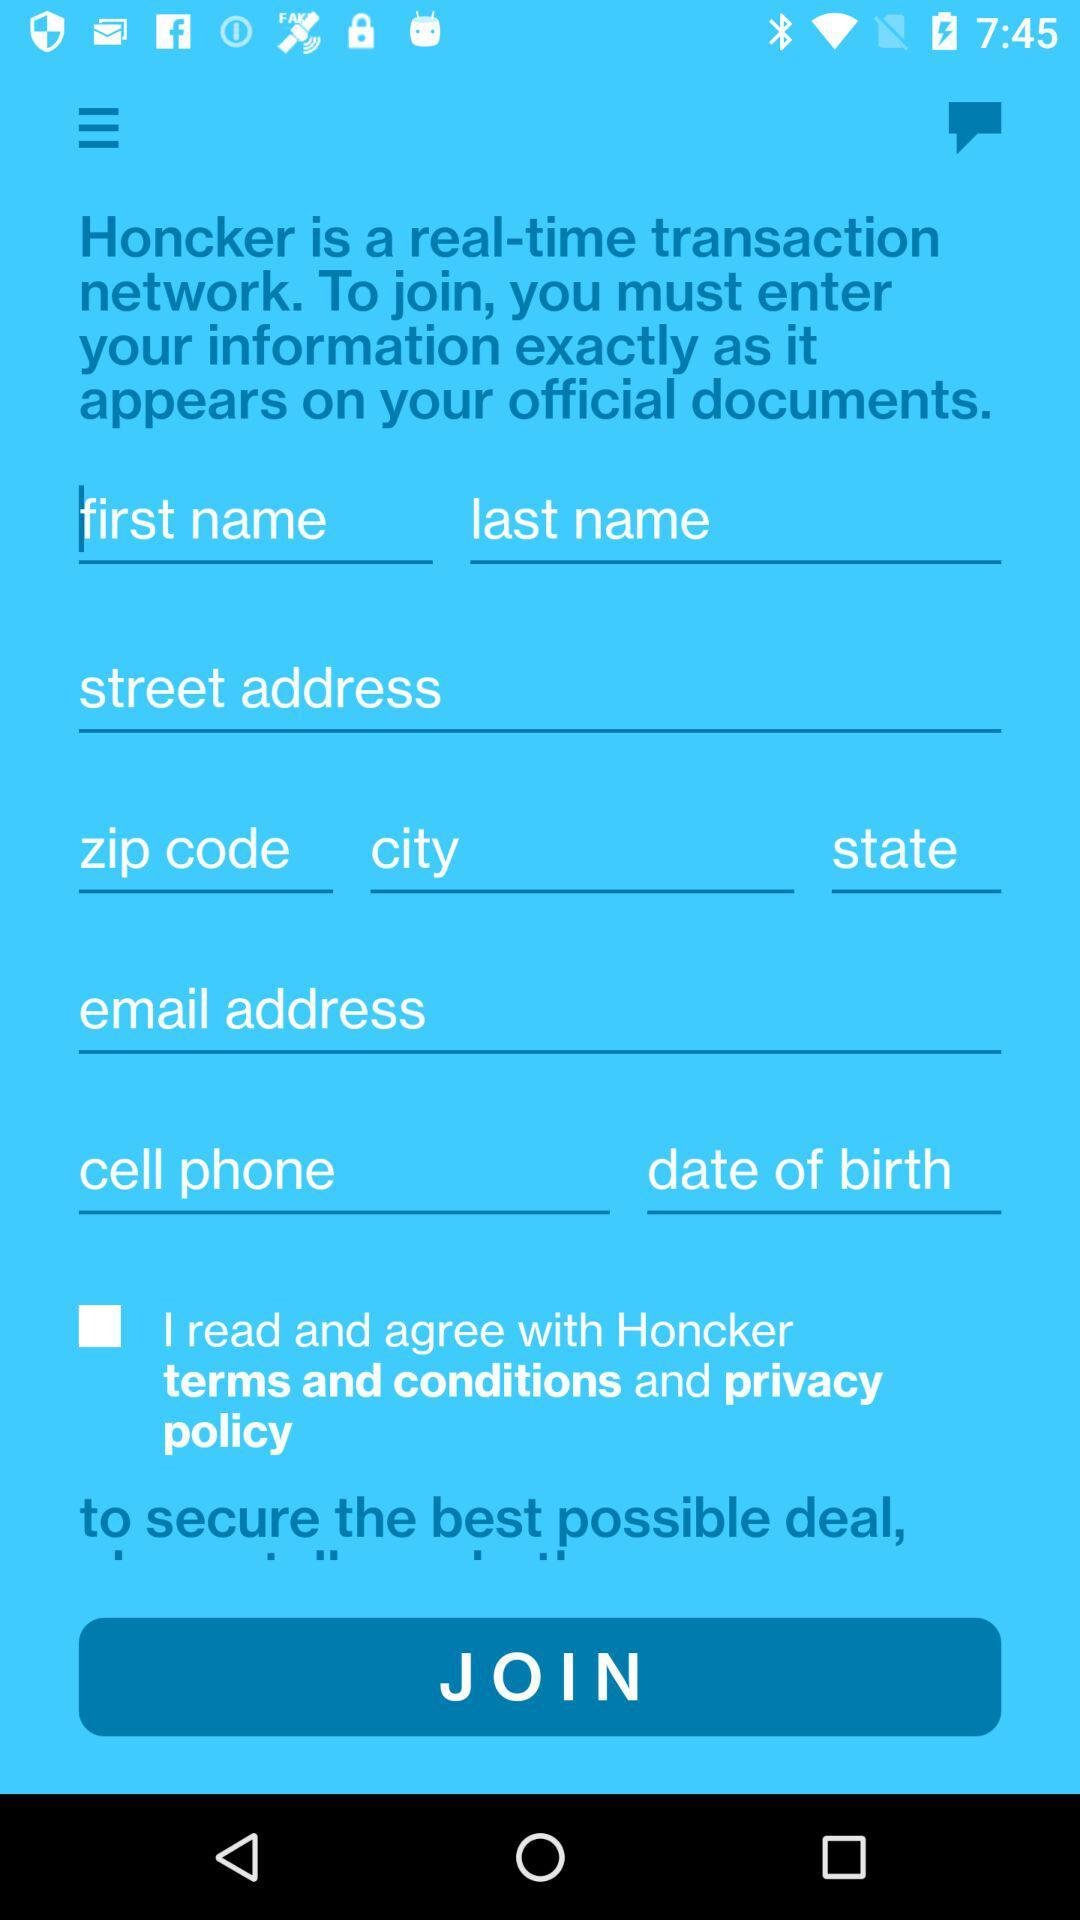 The width and height of the screenshot is (1080, 1920). I want to click on type date of birth, so click(824, 1168).